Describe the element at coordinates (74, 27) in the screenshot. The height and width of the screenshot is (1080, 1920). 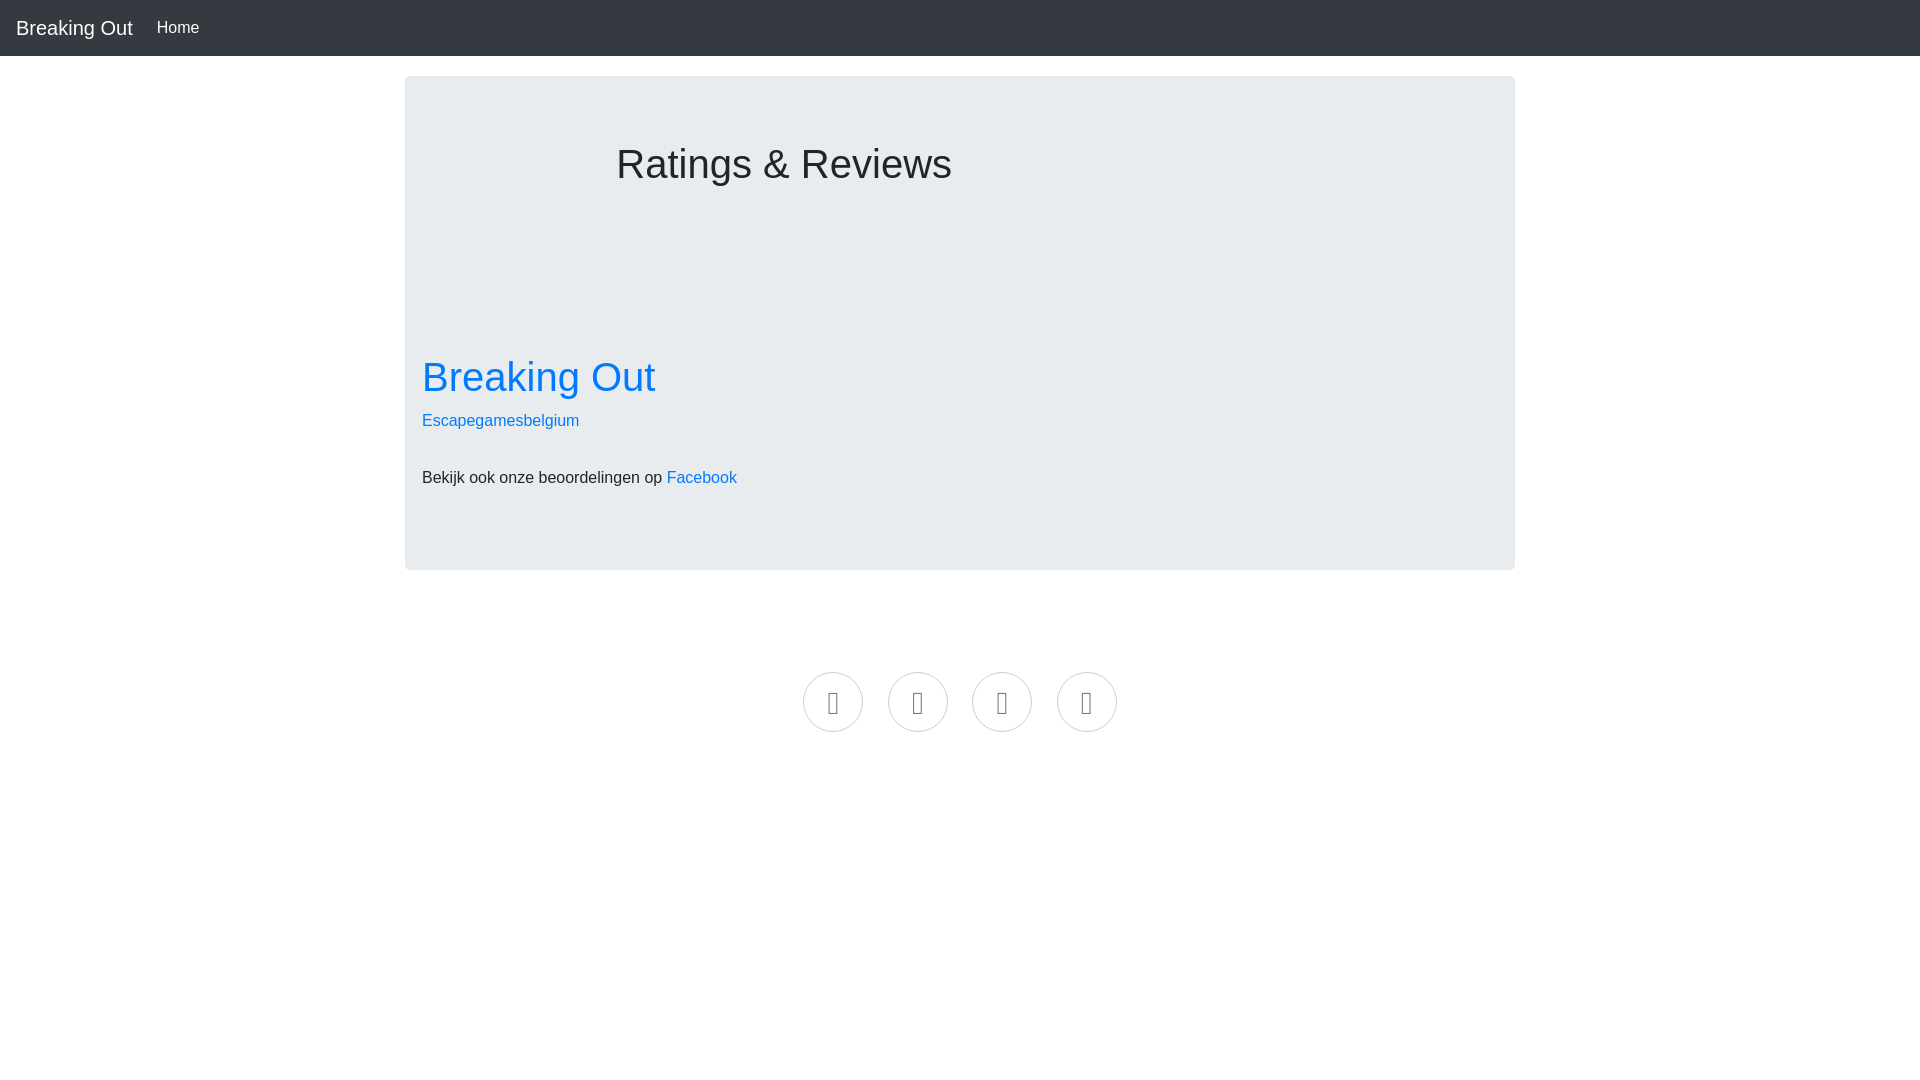
I see `'Breaking Out'` at that location.